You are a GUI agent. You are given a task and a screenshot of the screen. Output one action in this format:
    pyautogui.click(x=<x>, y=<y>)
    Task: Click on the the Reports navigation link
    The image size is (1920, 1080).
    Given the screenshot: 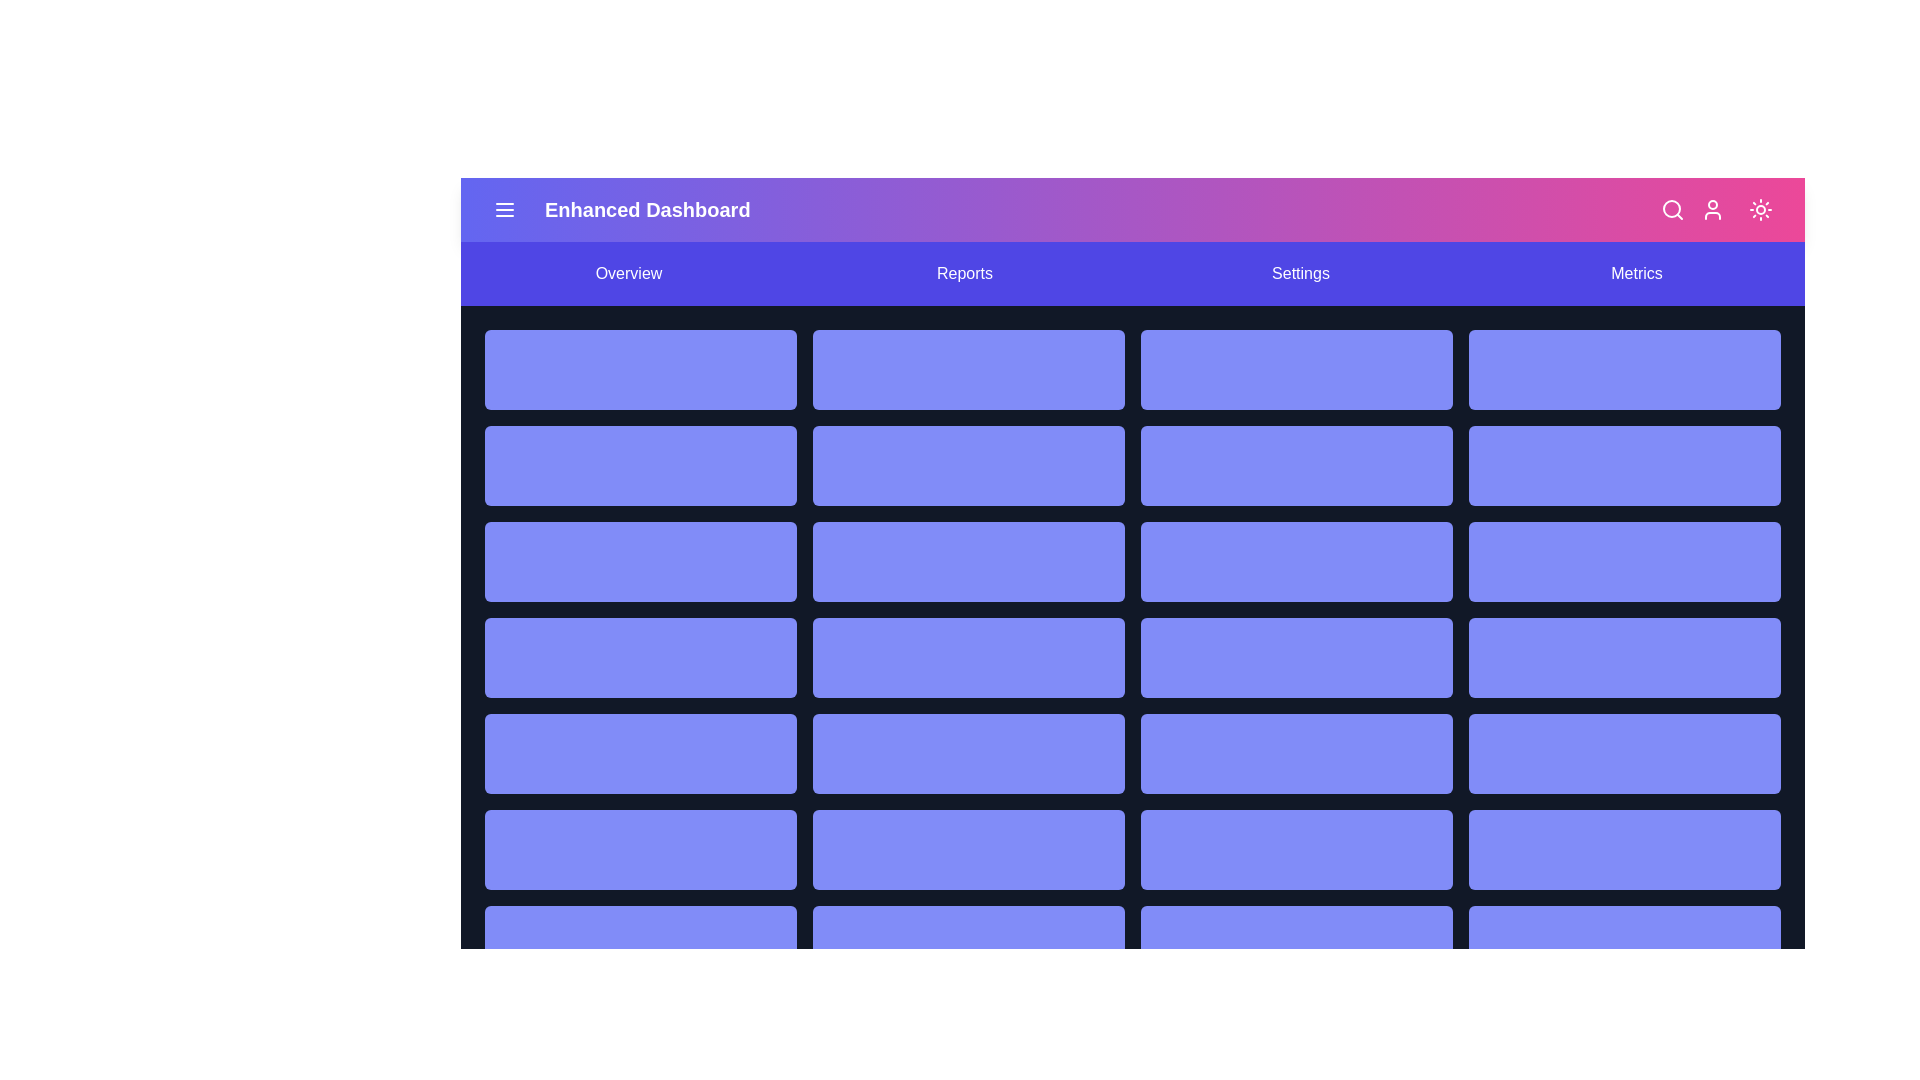 What is the action you would take?
    pyautogui.click(x=964, y=273)
    